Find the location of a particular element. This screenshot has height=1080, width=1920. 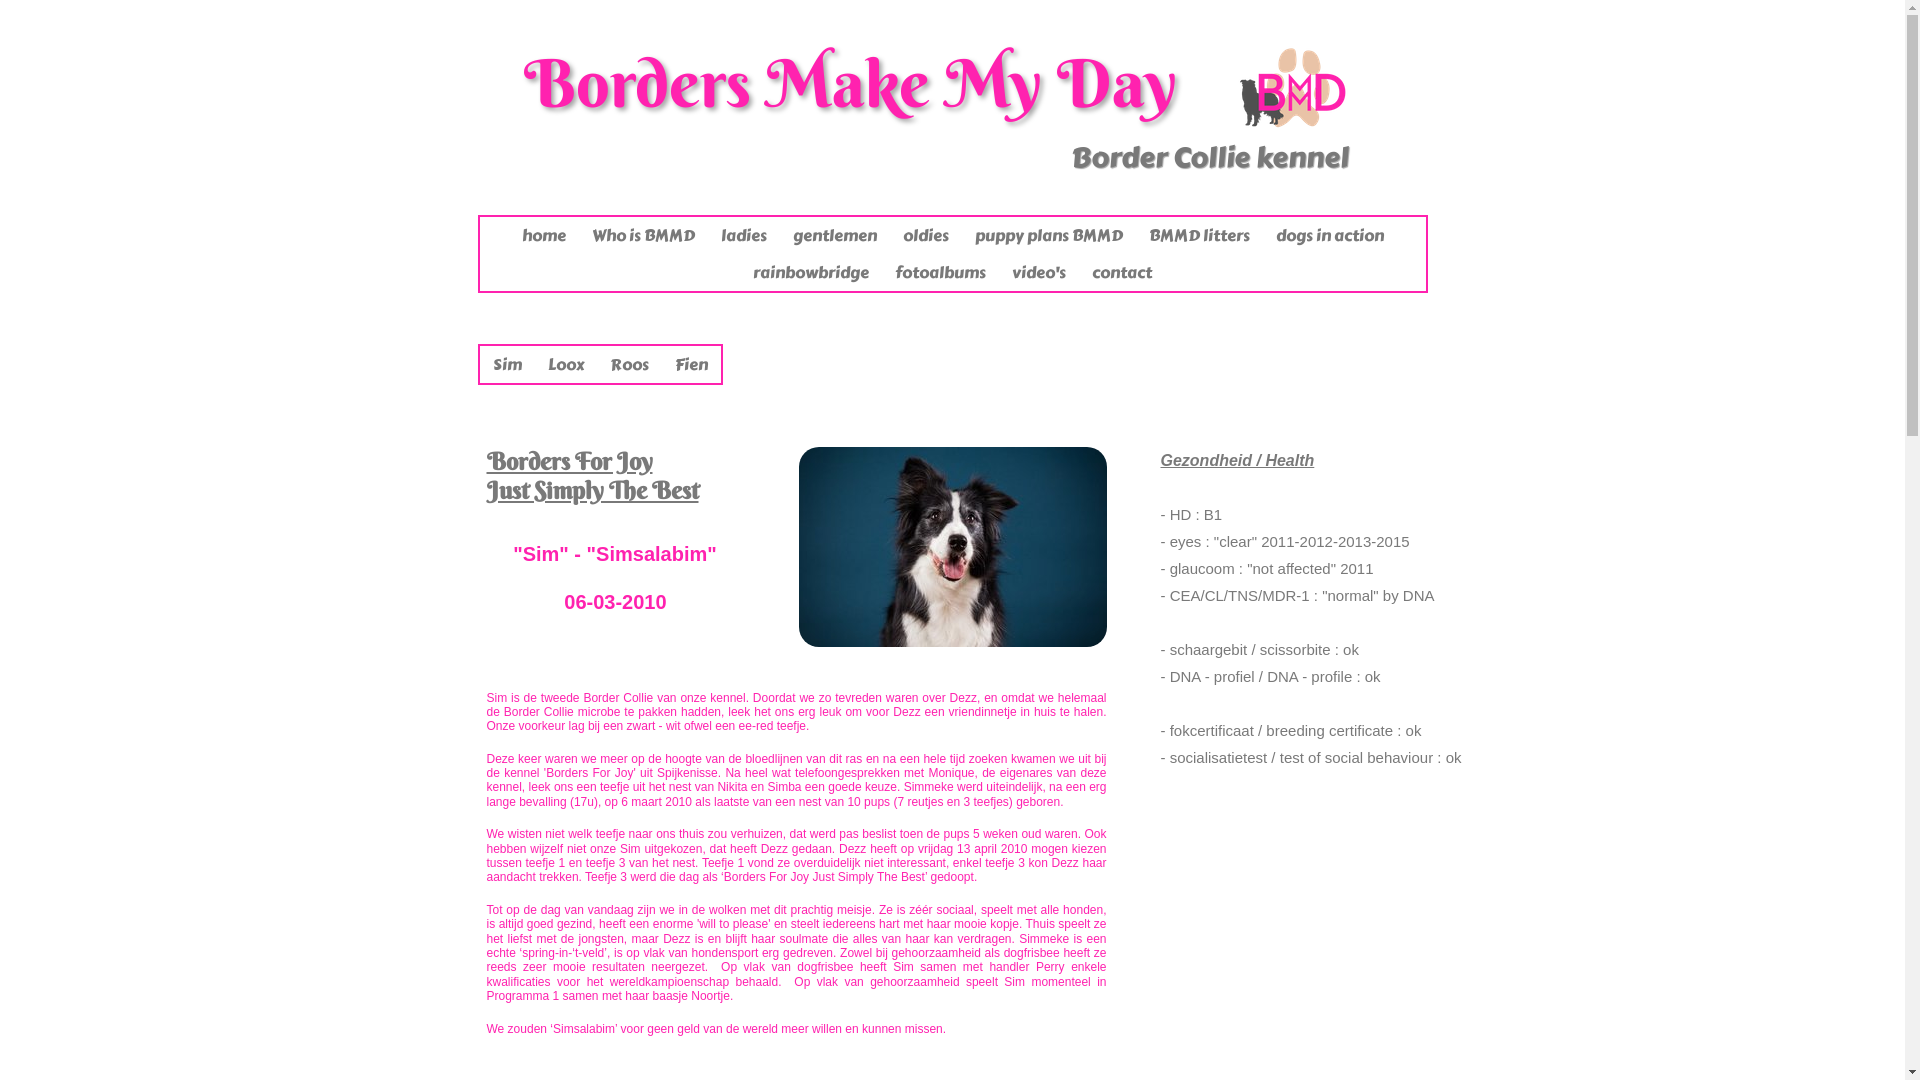

'contact' is located at coordinates (1122, 272).